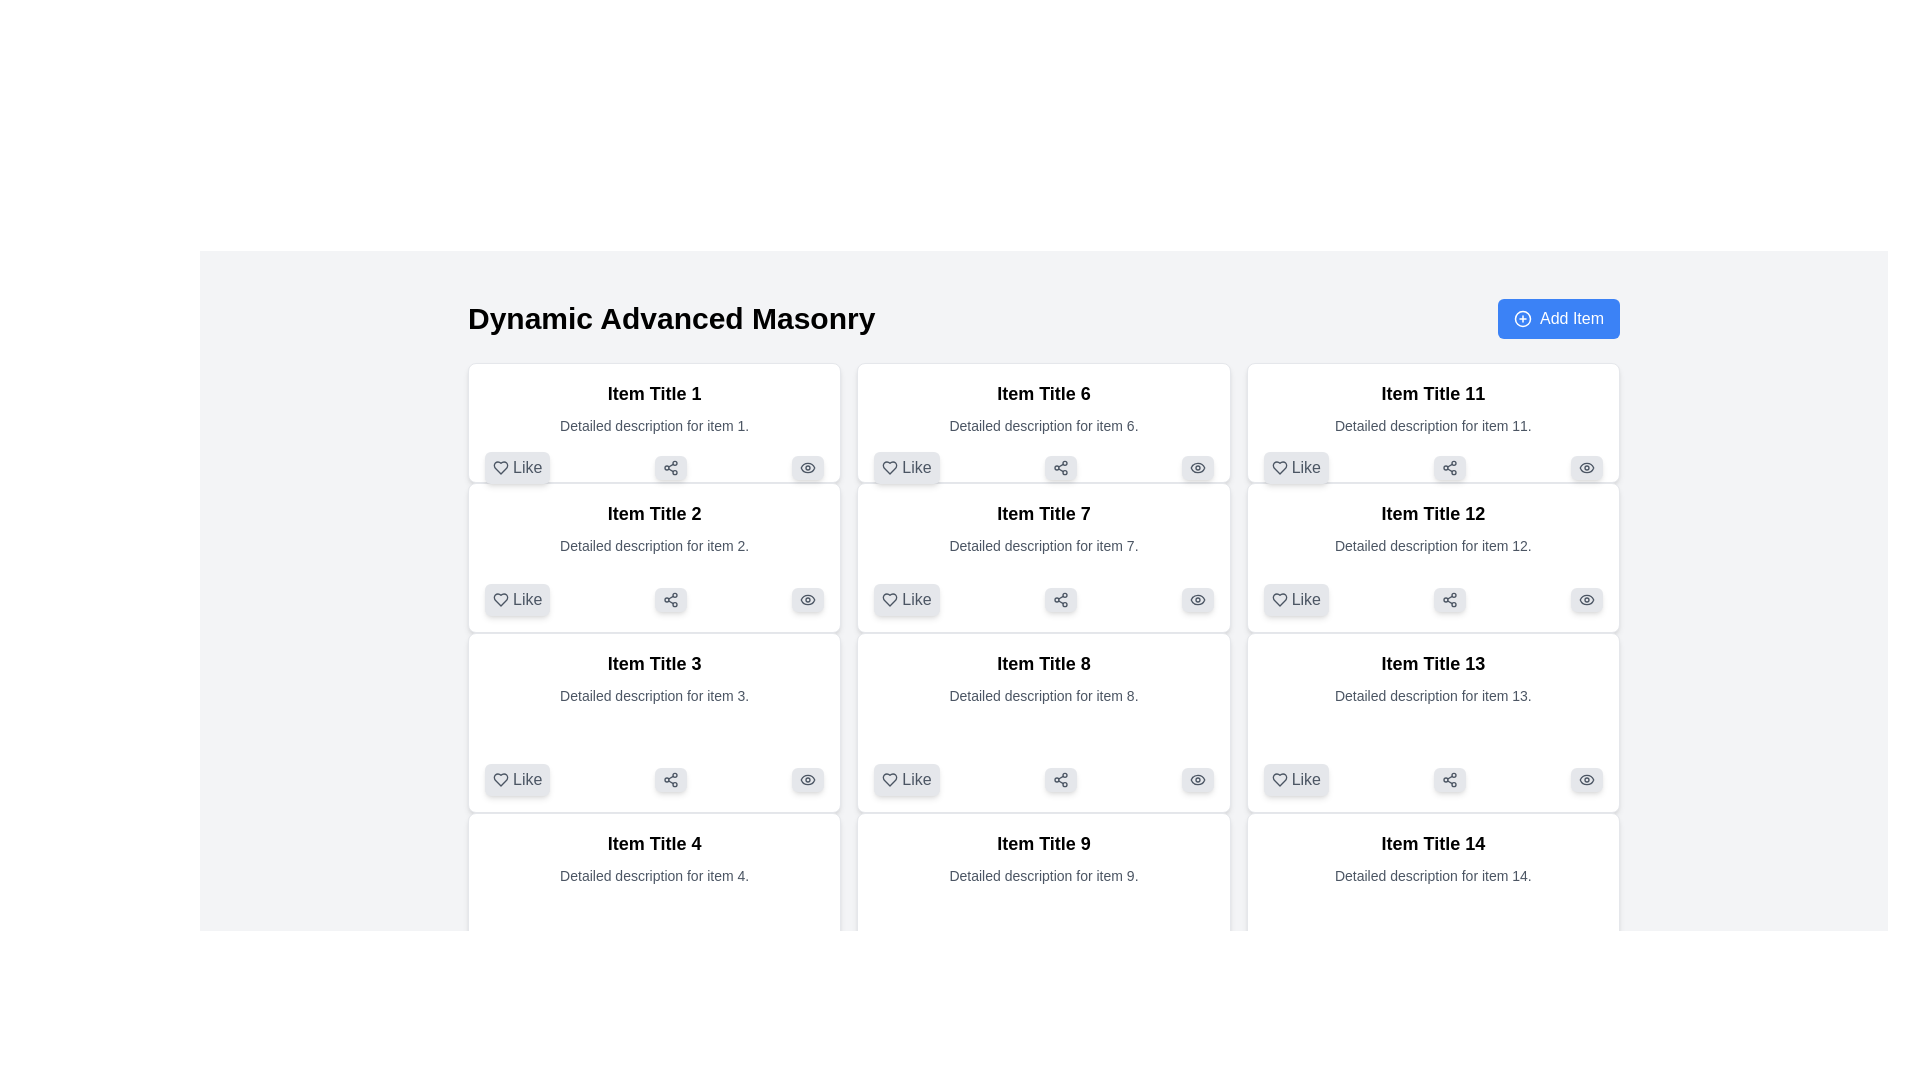  What do you see at coordinates (1059, 599) in the screenshot?
I see `the 'Share' button located within the card titled 'Item Title 7', positioned near the bottom, to the right of the 'Like' button and to the left of a visibility-related icon` at bounding box center [1059, 599].